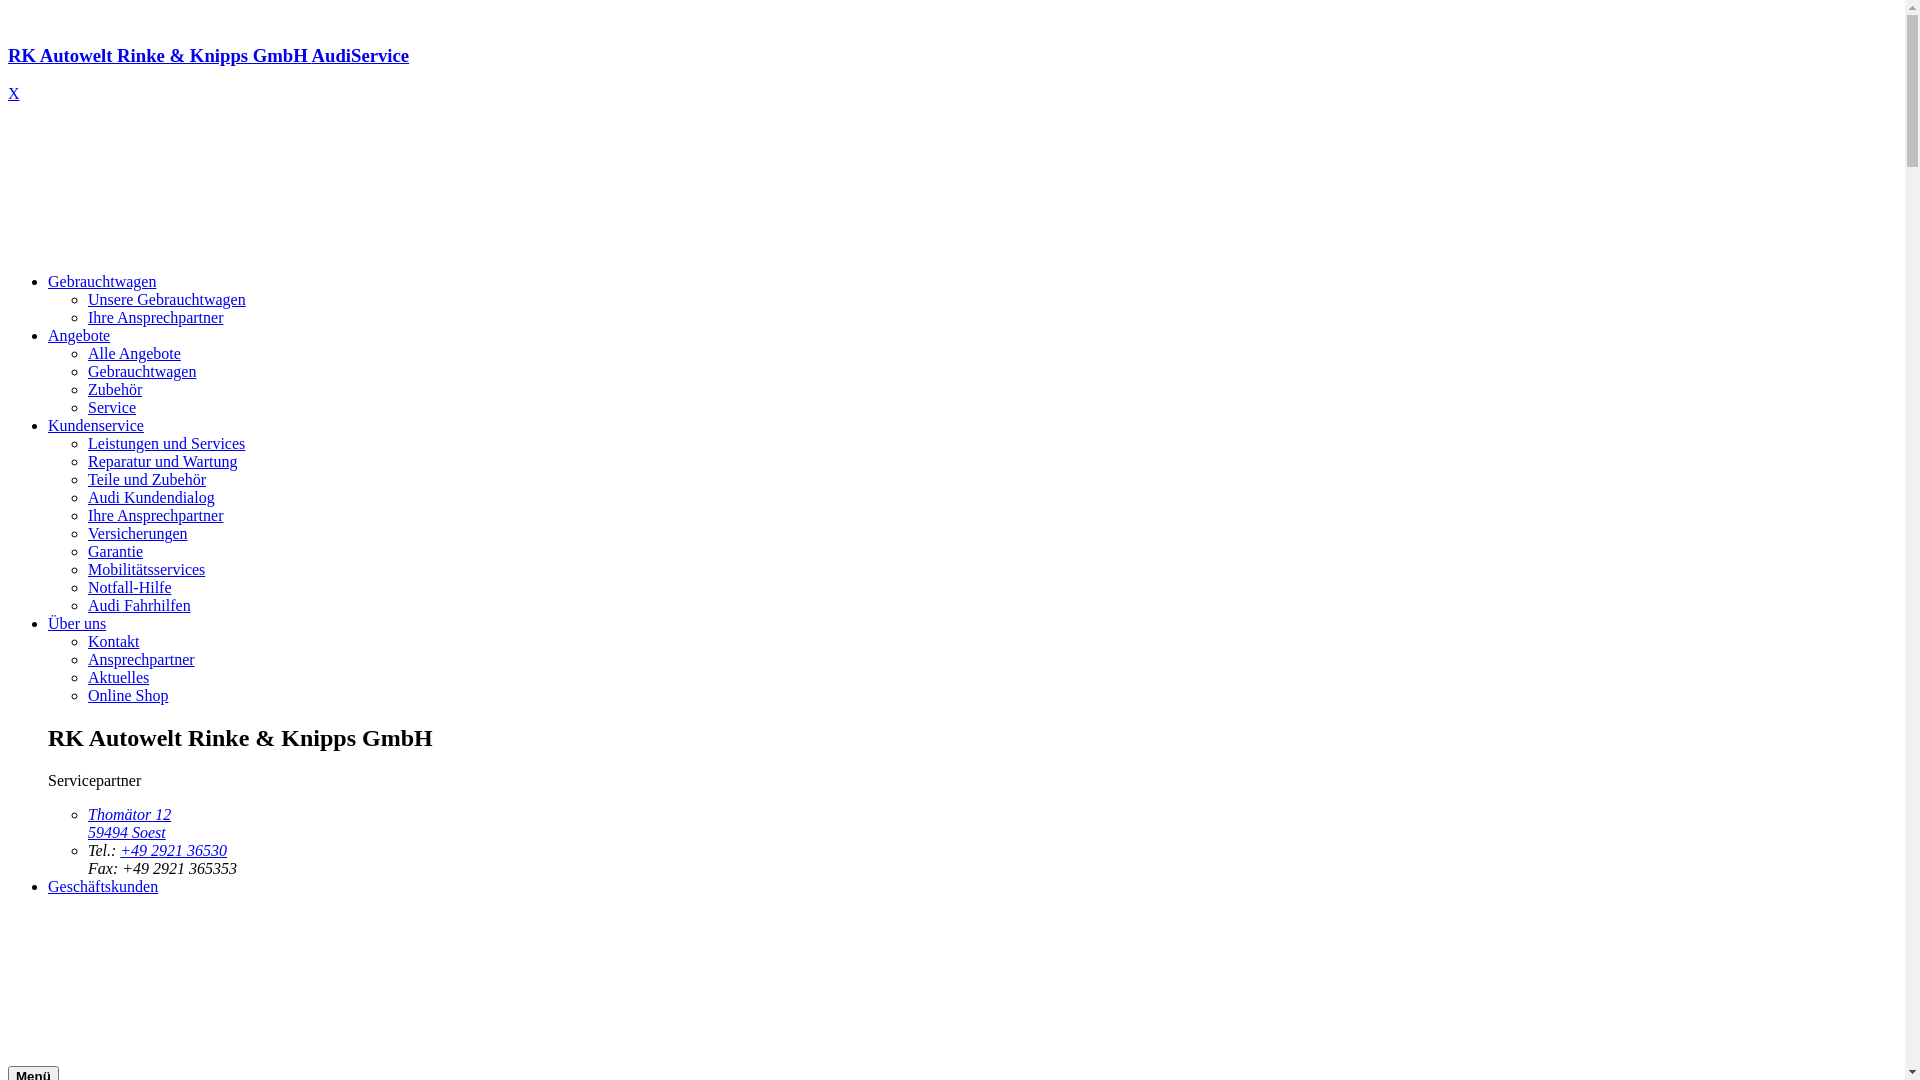 This screenshot has width=1920, height=1080. Describe the element at coordinates (100, 281) in the screenshot. I see `'Gebrauchtwagen'` at that location.